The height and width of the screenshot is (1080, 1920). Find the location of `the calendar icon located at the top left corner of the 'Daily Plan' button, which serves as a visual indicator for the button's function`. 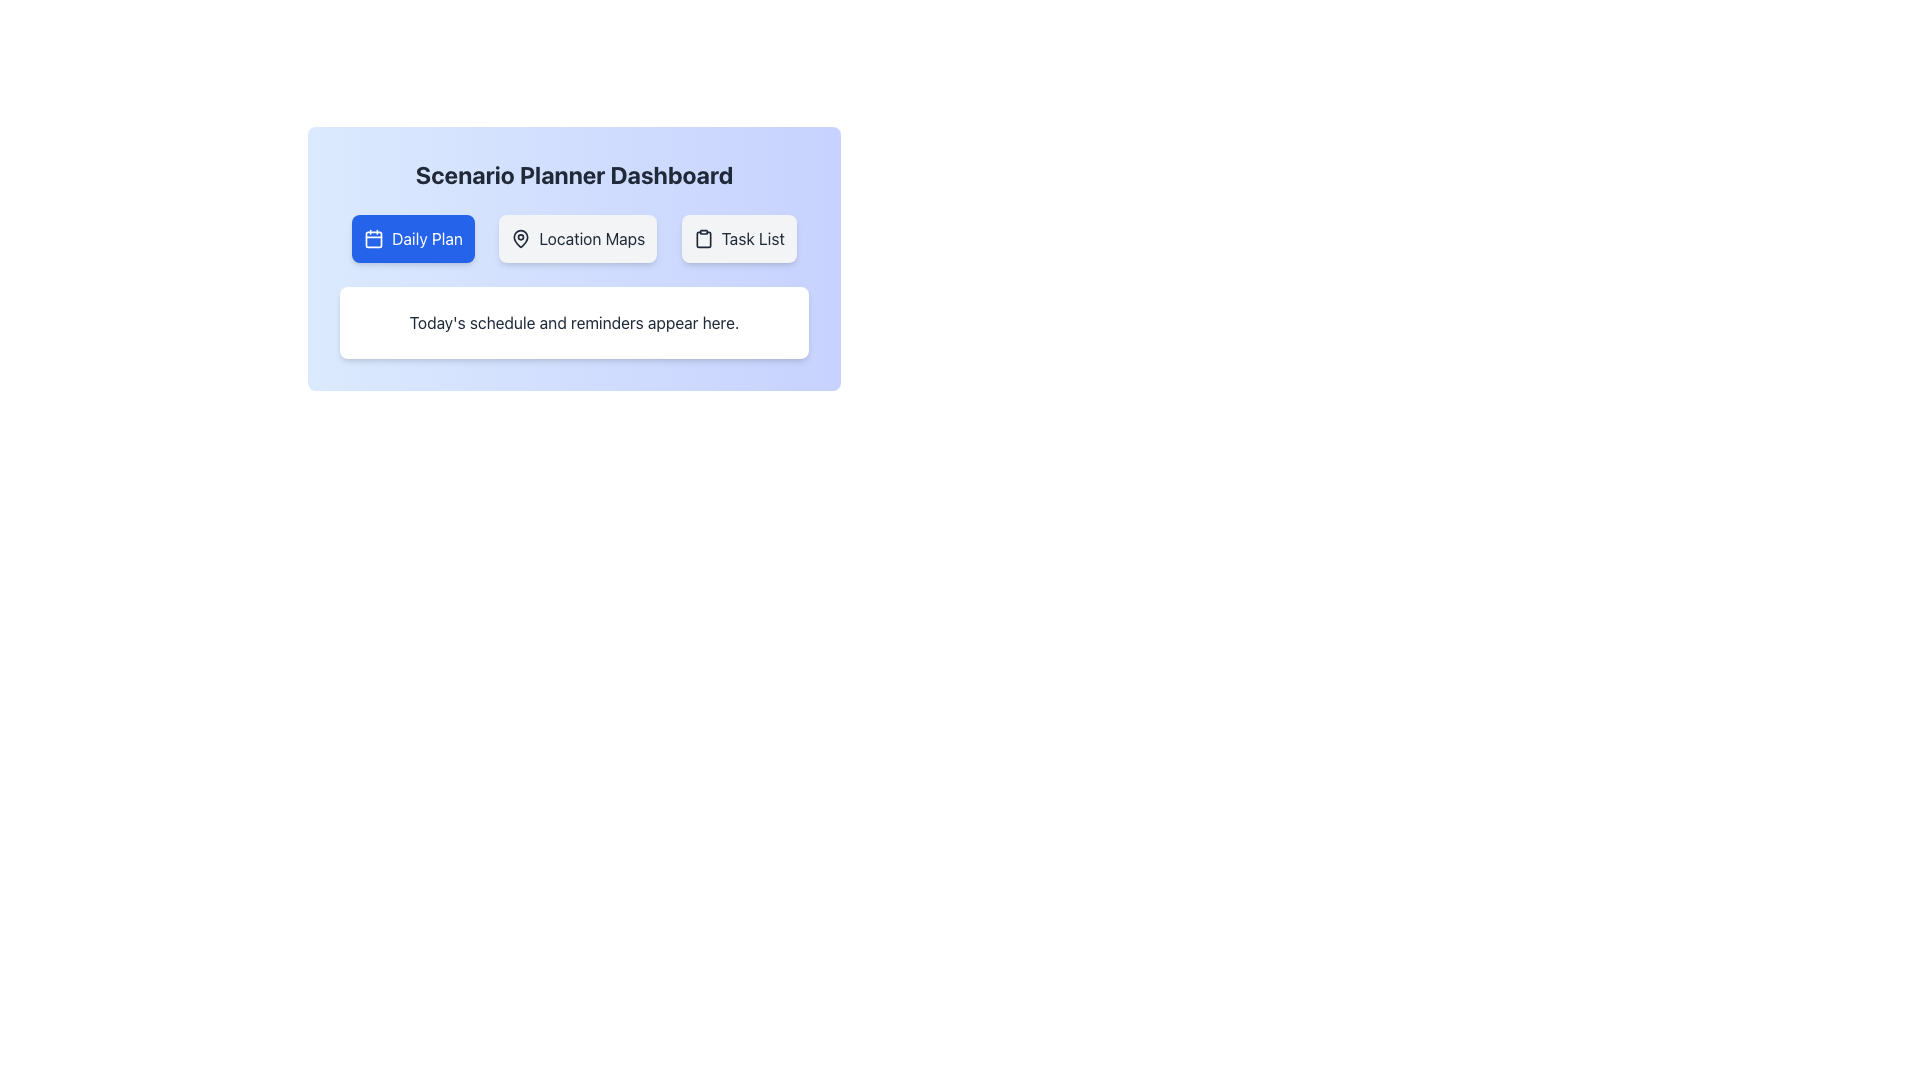

the calendar icon located at the top left corner of the 'Daily Plan' button, which serves as a visual indicator for the button's function is located at coordinates (374, 238).